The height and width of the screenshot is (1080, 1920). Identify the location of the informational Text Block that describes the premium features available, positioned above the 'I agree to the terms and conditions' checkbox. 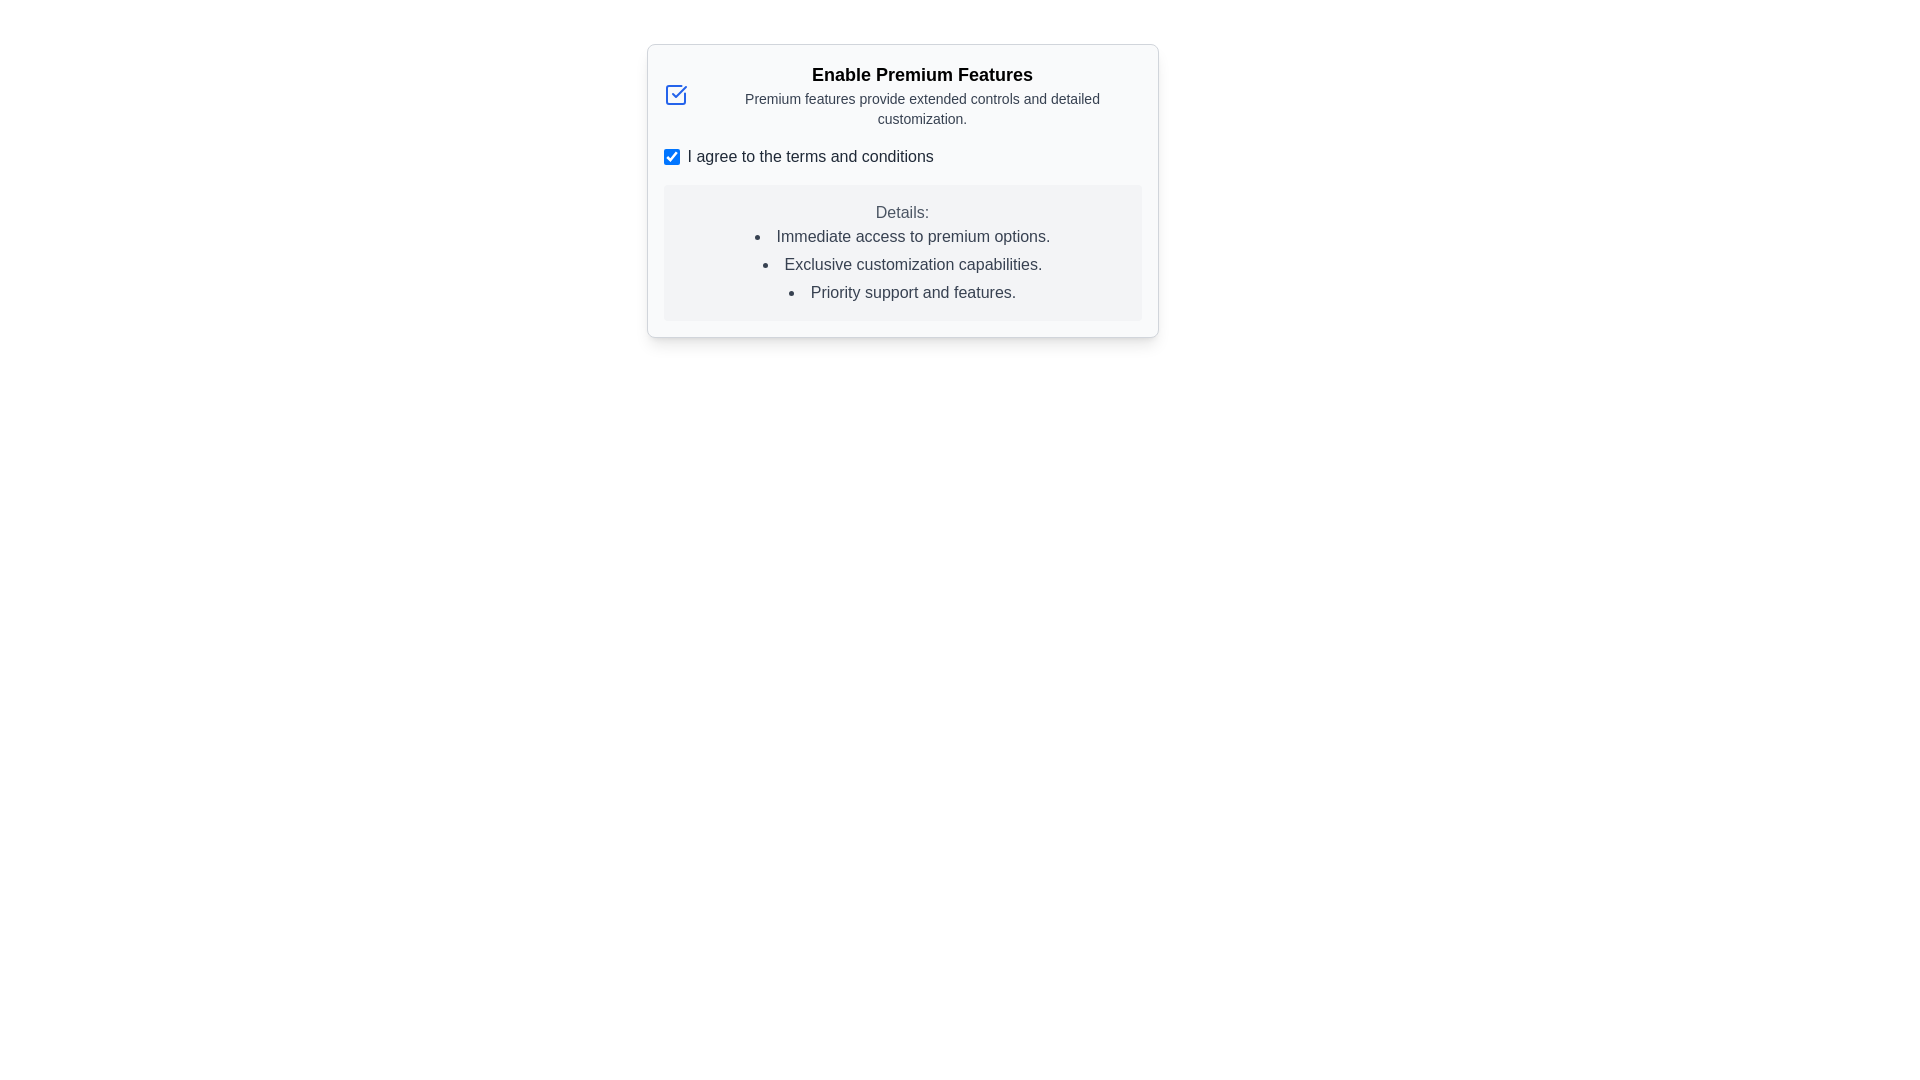
(901, 95).